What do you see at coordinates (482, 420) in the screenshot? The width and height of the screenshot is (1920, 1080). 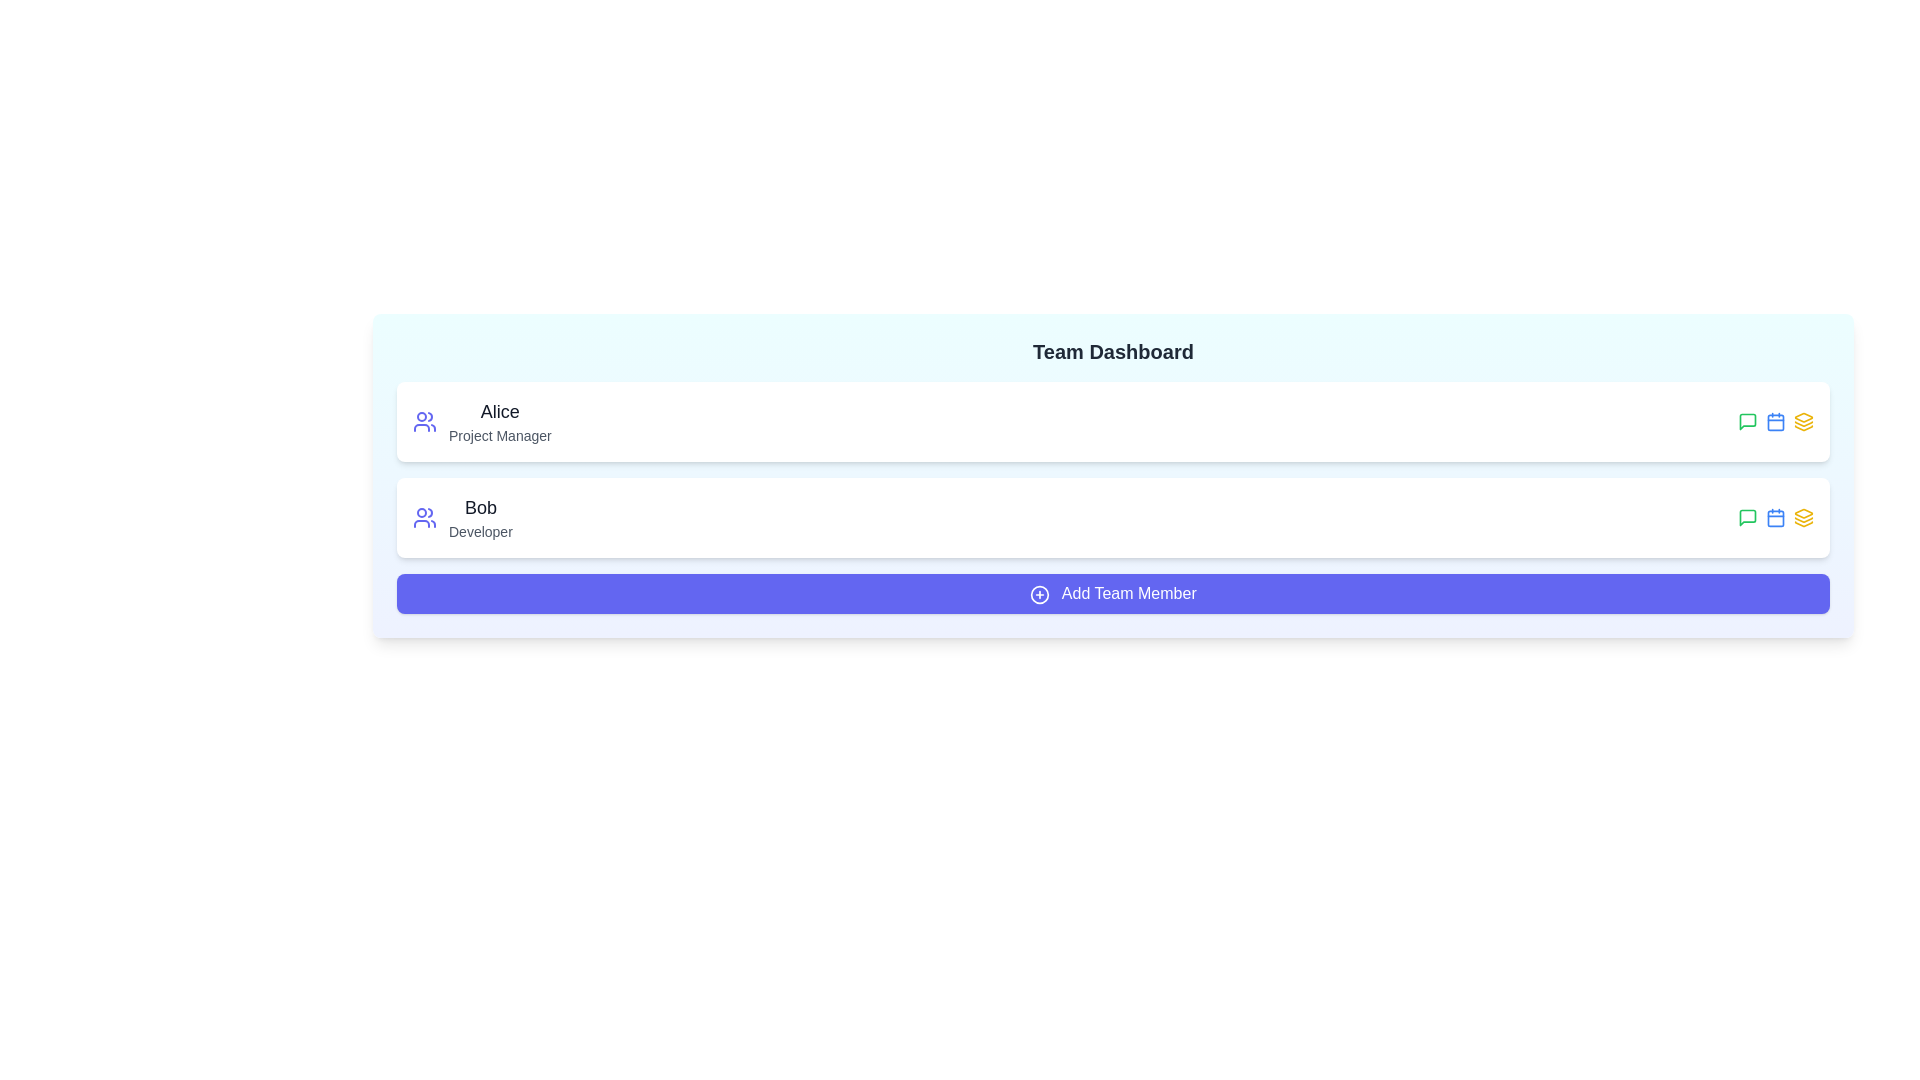 I see `the Profile card representing 'Alice', the Project Manager` at bounding box center [482, 420].